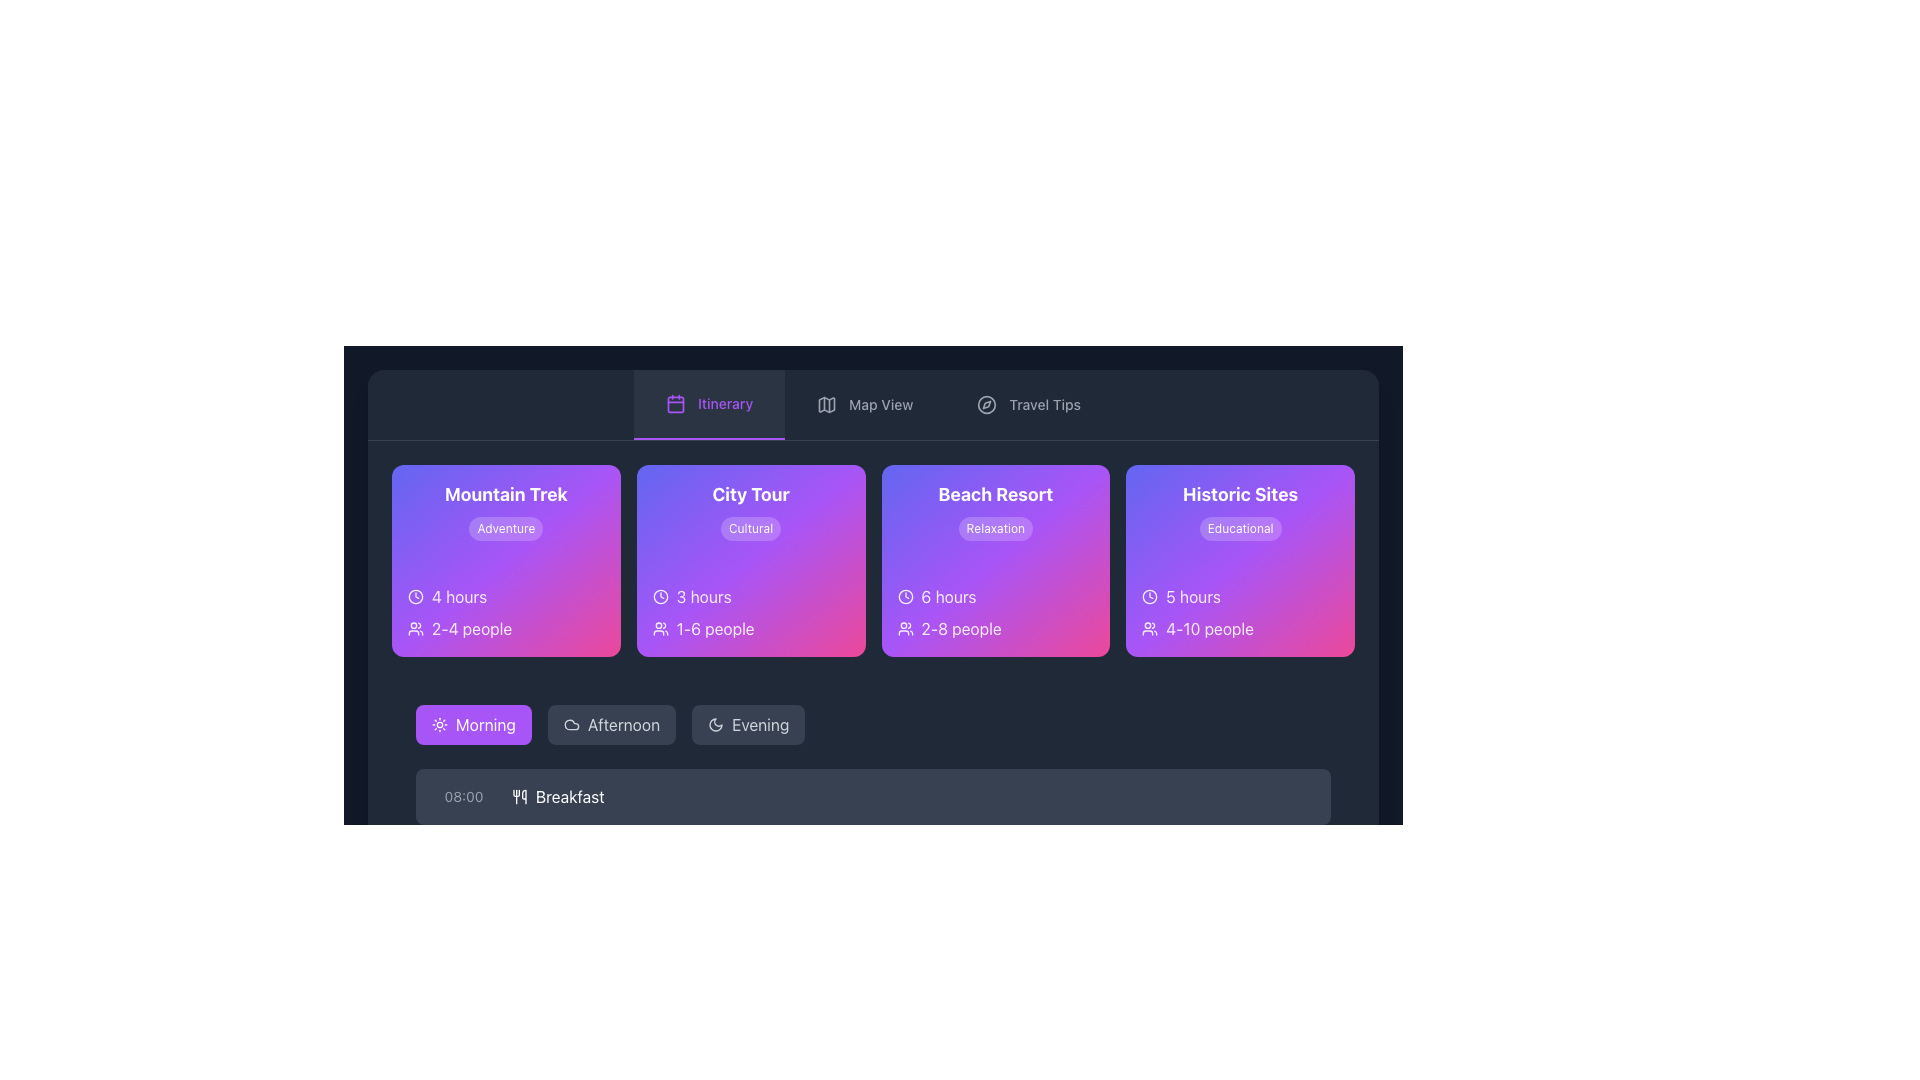 Image resolution: width=1920 pixels, height=1080 pixels. What do you see at coordinates (880, 405) in the screenshot?
I see `the rightmost text label in the navigation bar` at bounding box center [880, 405].